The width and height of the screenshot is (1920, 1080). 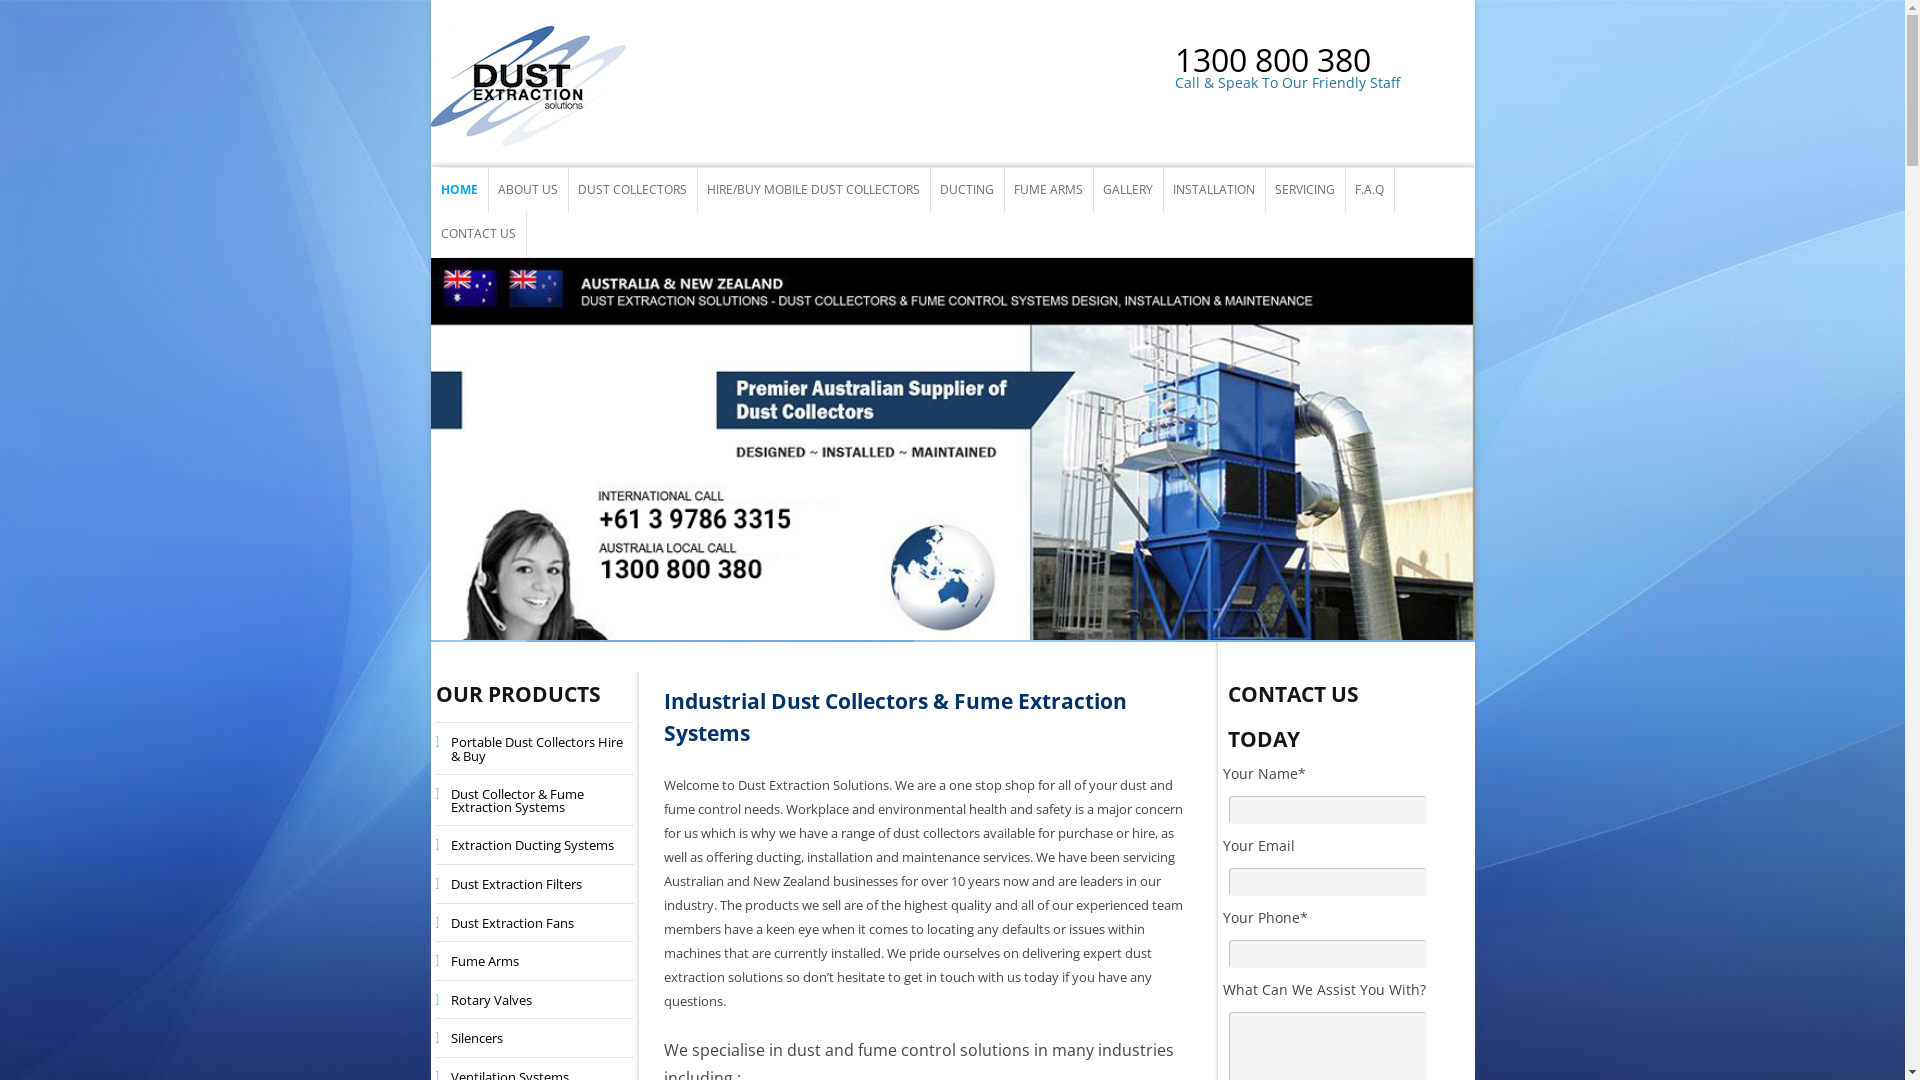 What do you see at coordinates (528, 189) in the screenshot?
I see `'ABOUT US'` at bounding box center [528, 189].